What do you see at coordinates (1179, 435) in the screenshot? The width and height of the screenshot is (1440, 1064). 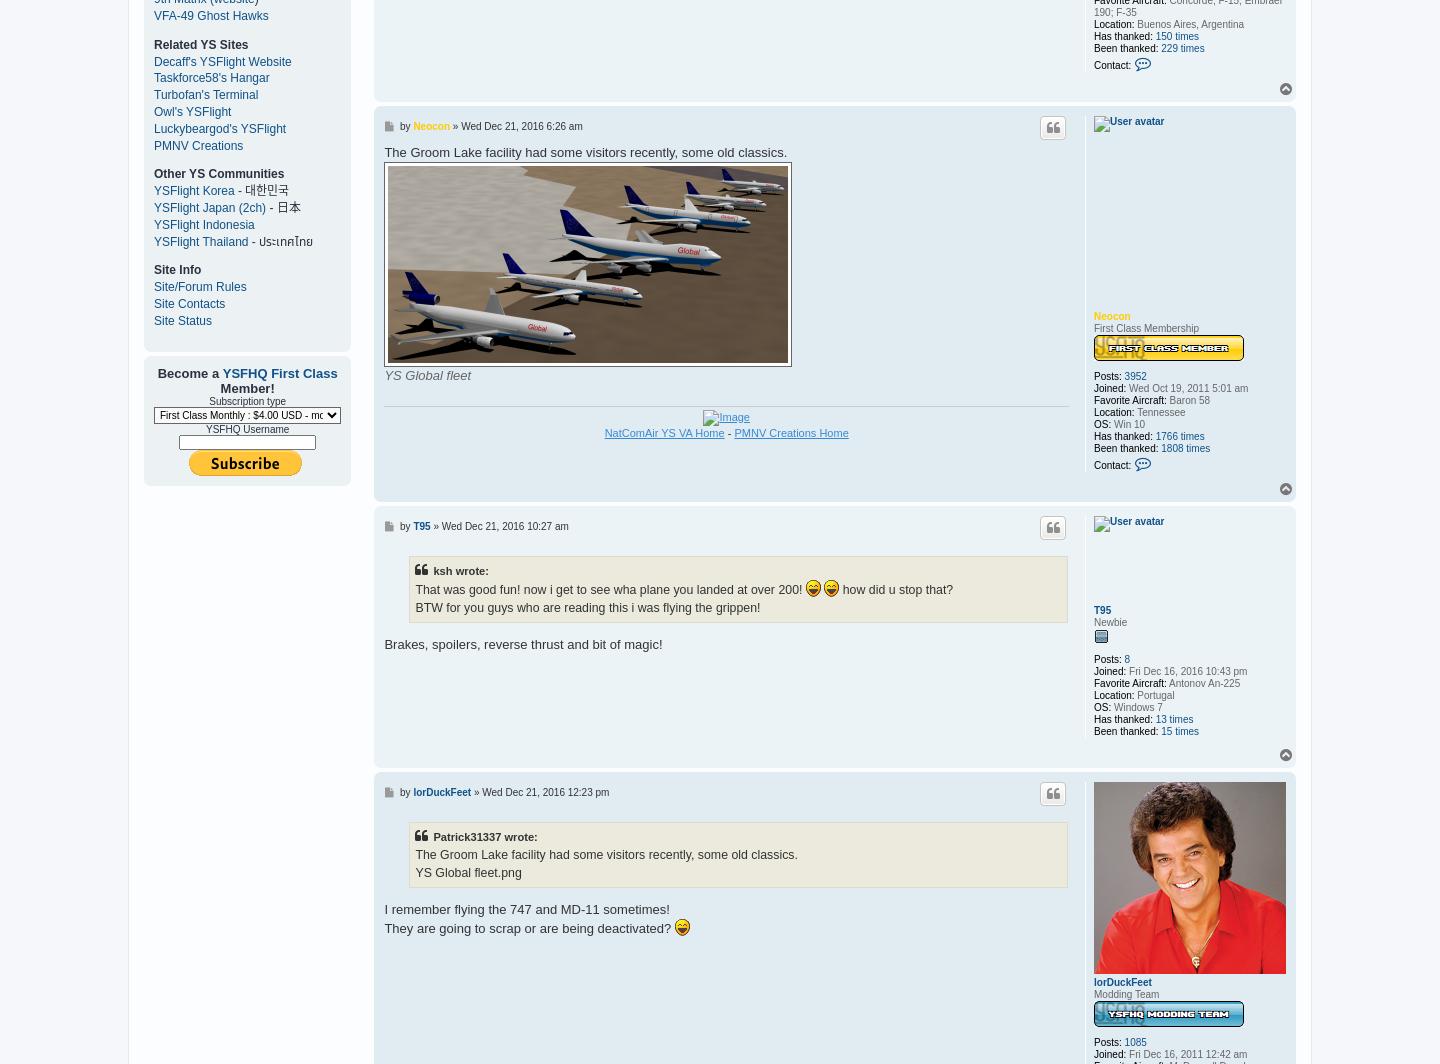 I see `'1766 times'` at bounding box center [1179, 435].